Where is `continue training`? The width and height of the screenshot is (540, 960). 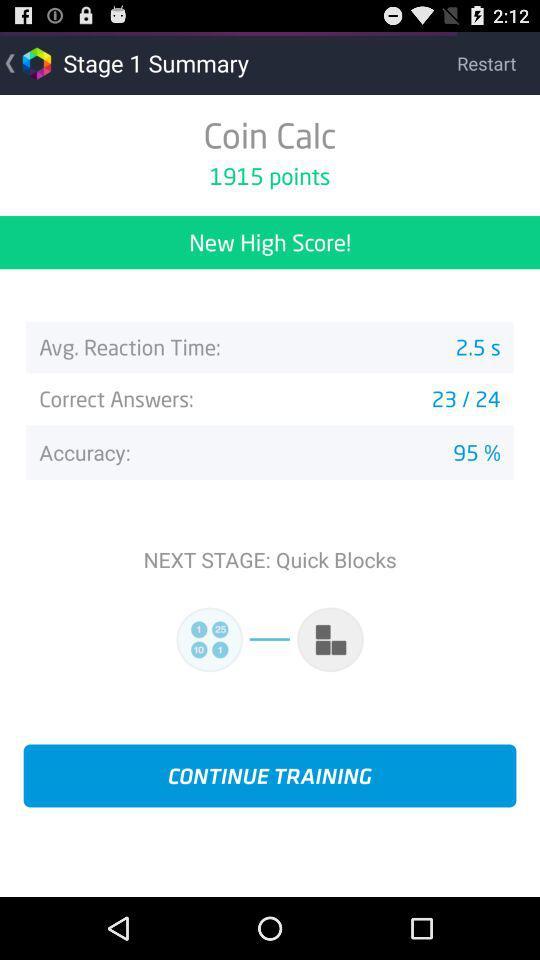
continue training is located at coordinates (270, 774).